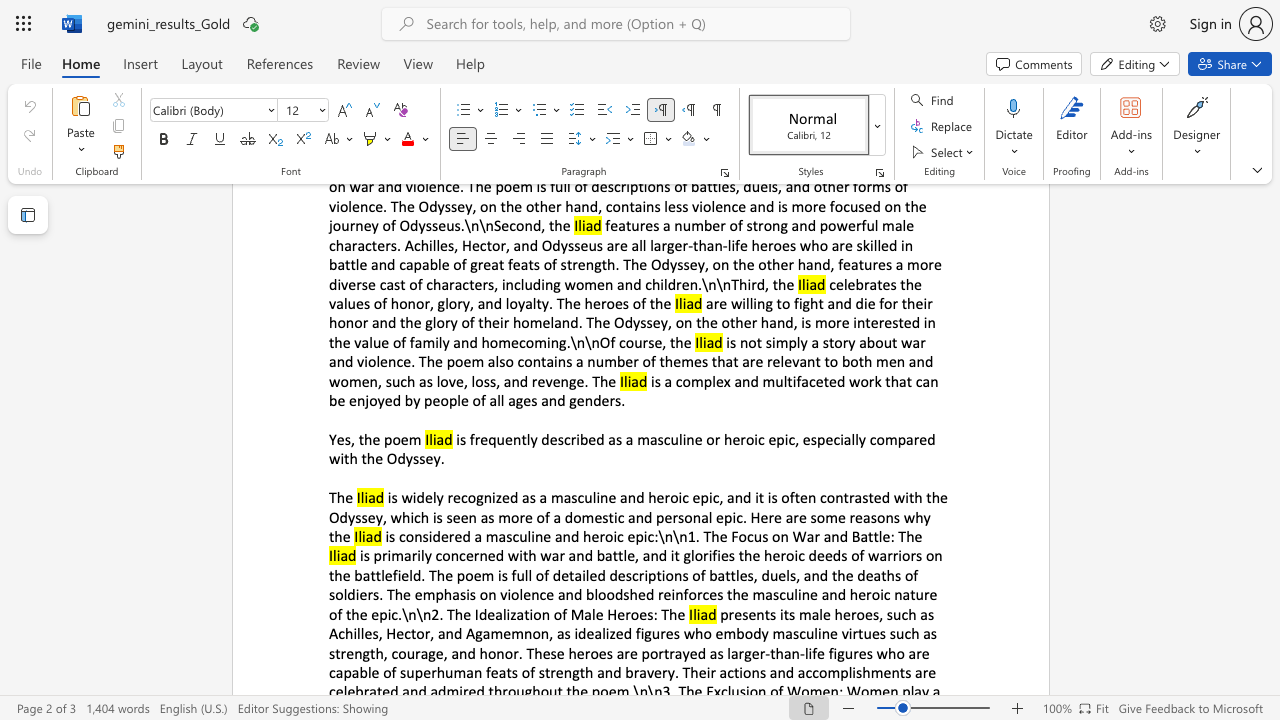  I want to click on the subset text "ths of soldier" within the text "is primarily concerned with war and battle, and it glorifies the heroic deeds of warriors on the battlefield. The poem is full of detailed descriptions of battles, duels, and the deaths of soldiers. The emphasis on violence and bloodshed reinforces the masculine and heroic nature of the epic.\n\n2. The Idealization of Male Heroes: The", so click(880, 575).